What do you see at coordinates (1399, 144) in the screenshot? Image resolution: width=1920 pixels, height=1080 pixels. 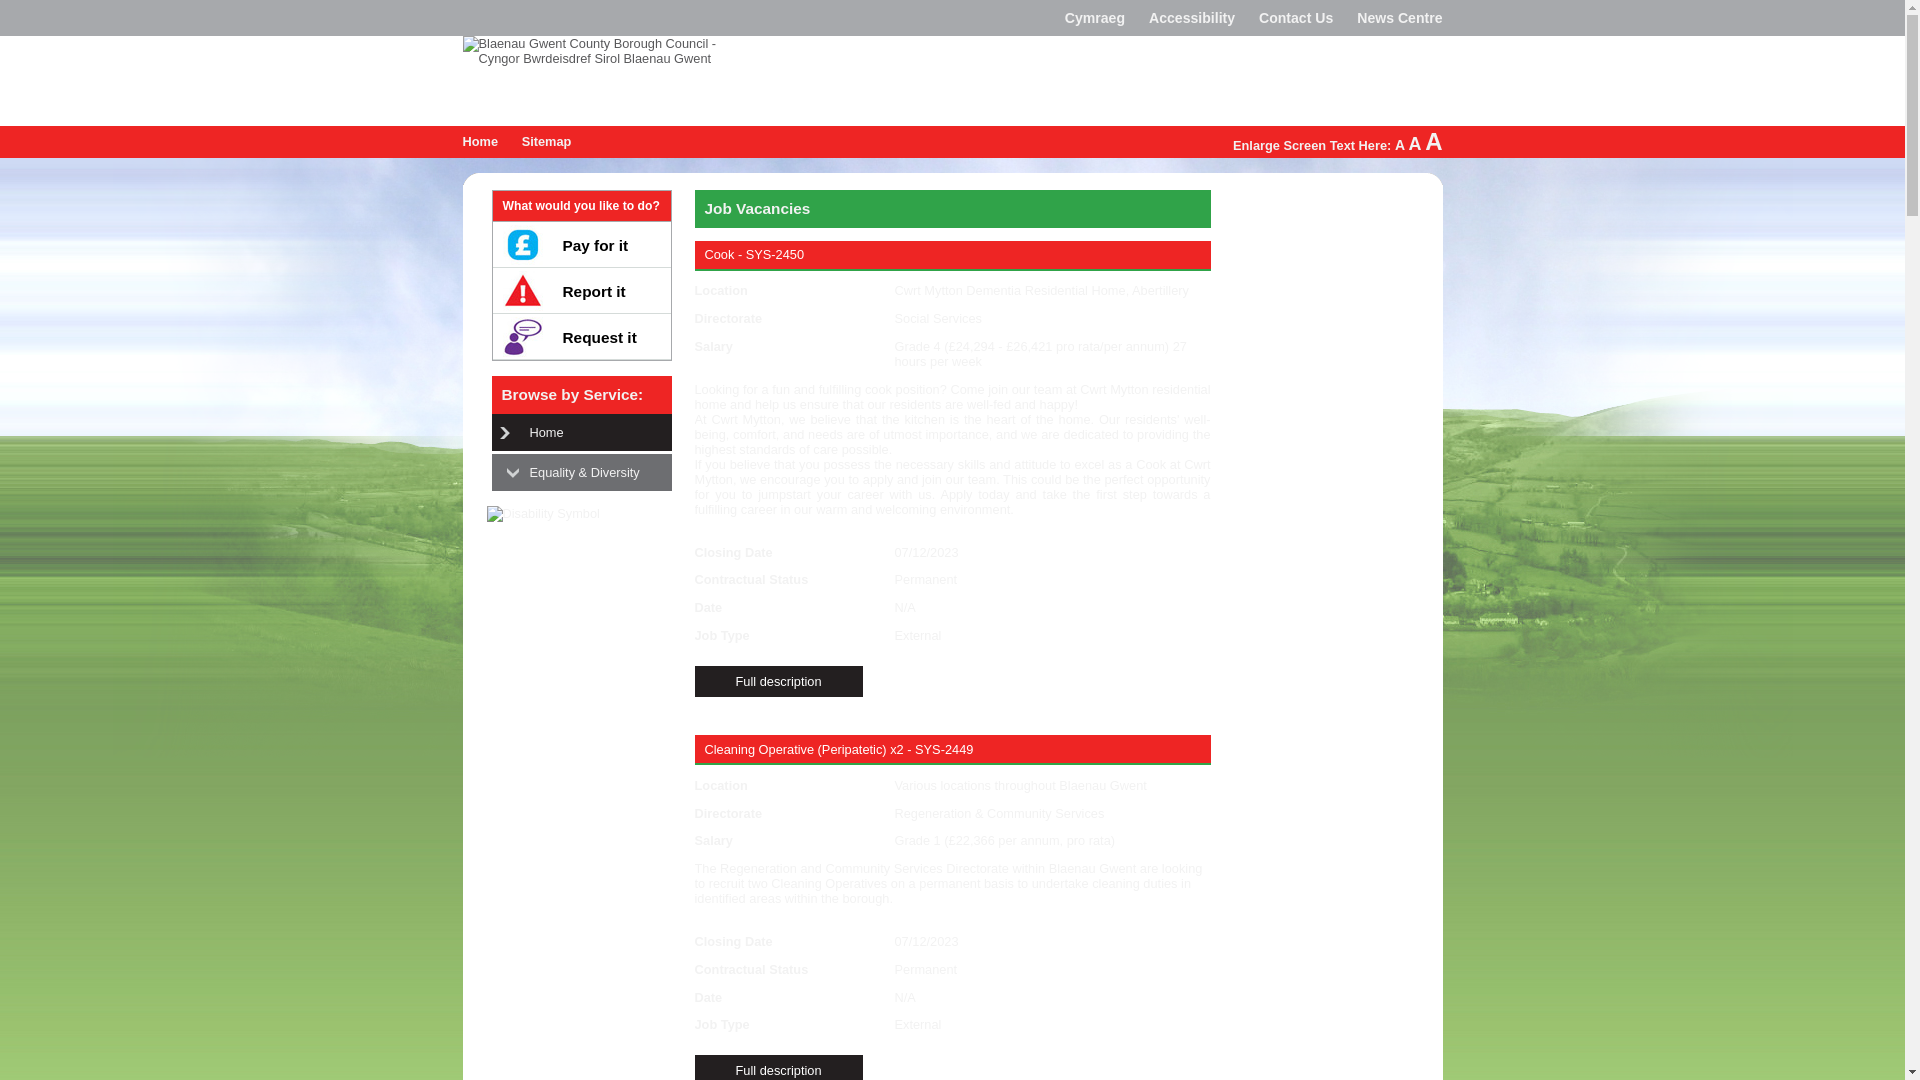 I see `'A'` at bounding box center [1399, 144].